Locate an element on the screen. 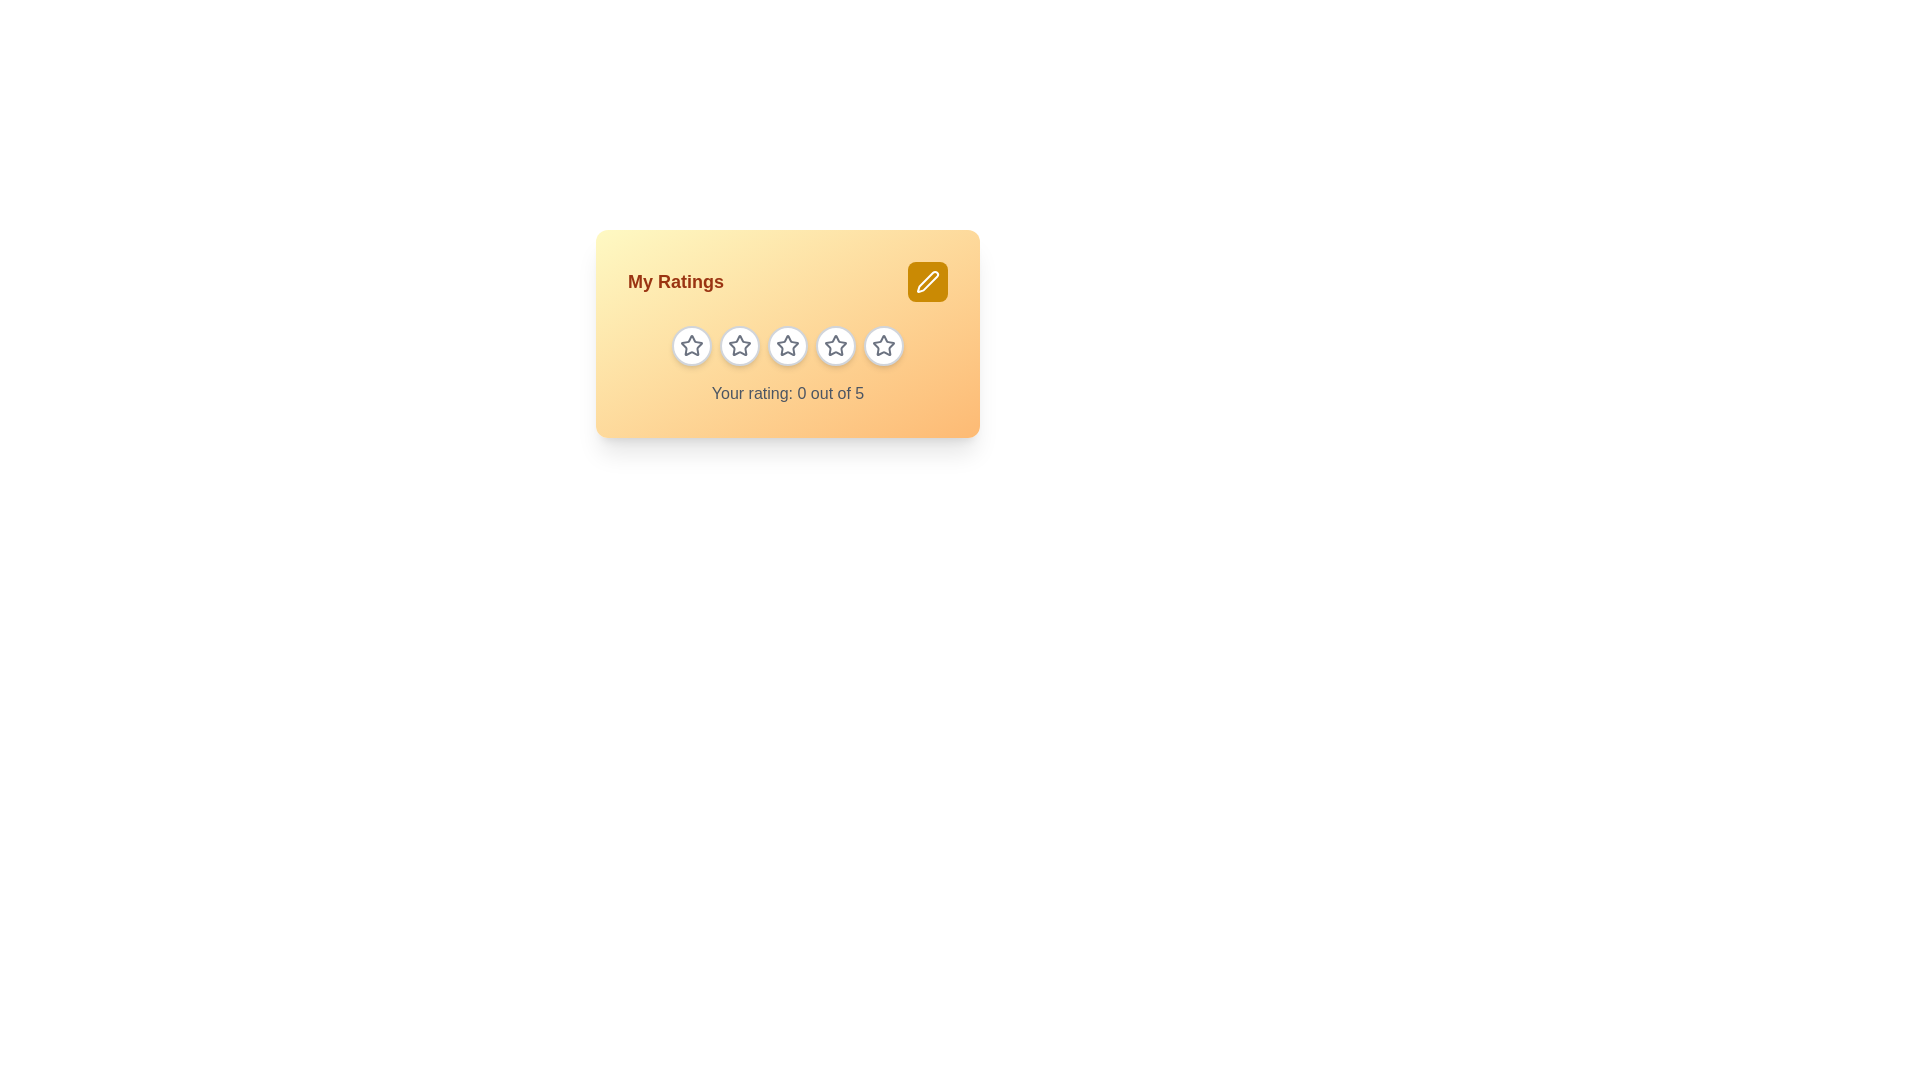 The width and height of the screenshot is (1920, 1080). the third star-shaped icon in the rating system is located at coordinates (835, 344).